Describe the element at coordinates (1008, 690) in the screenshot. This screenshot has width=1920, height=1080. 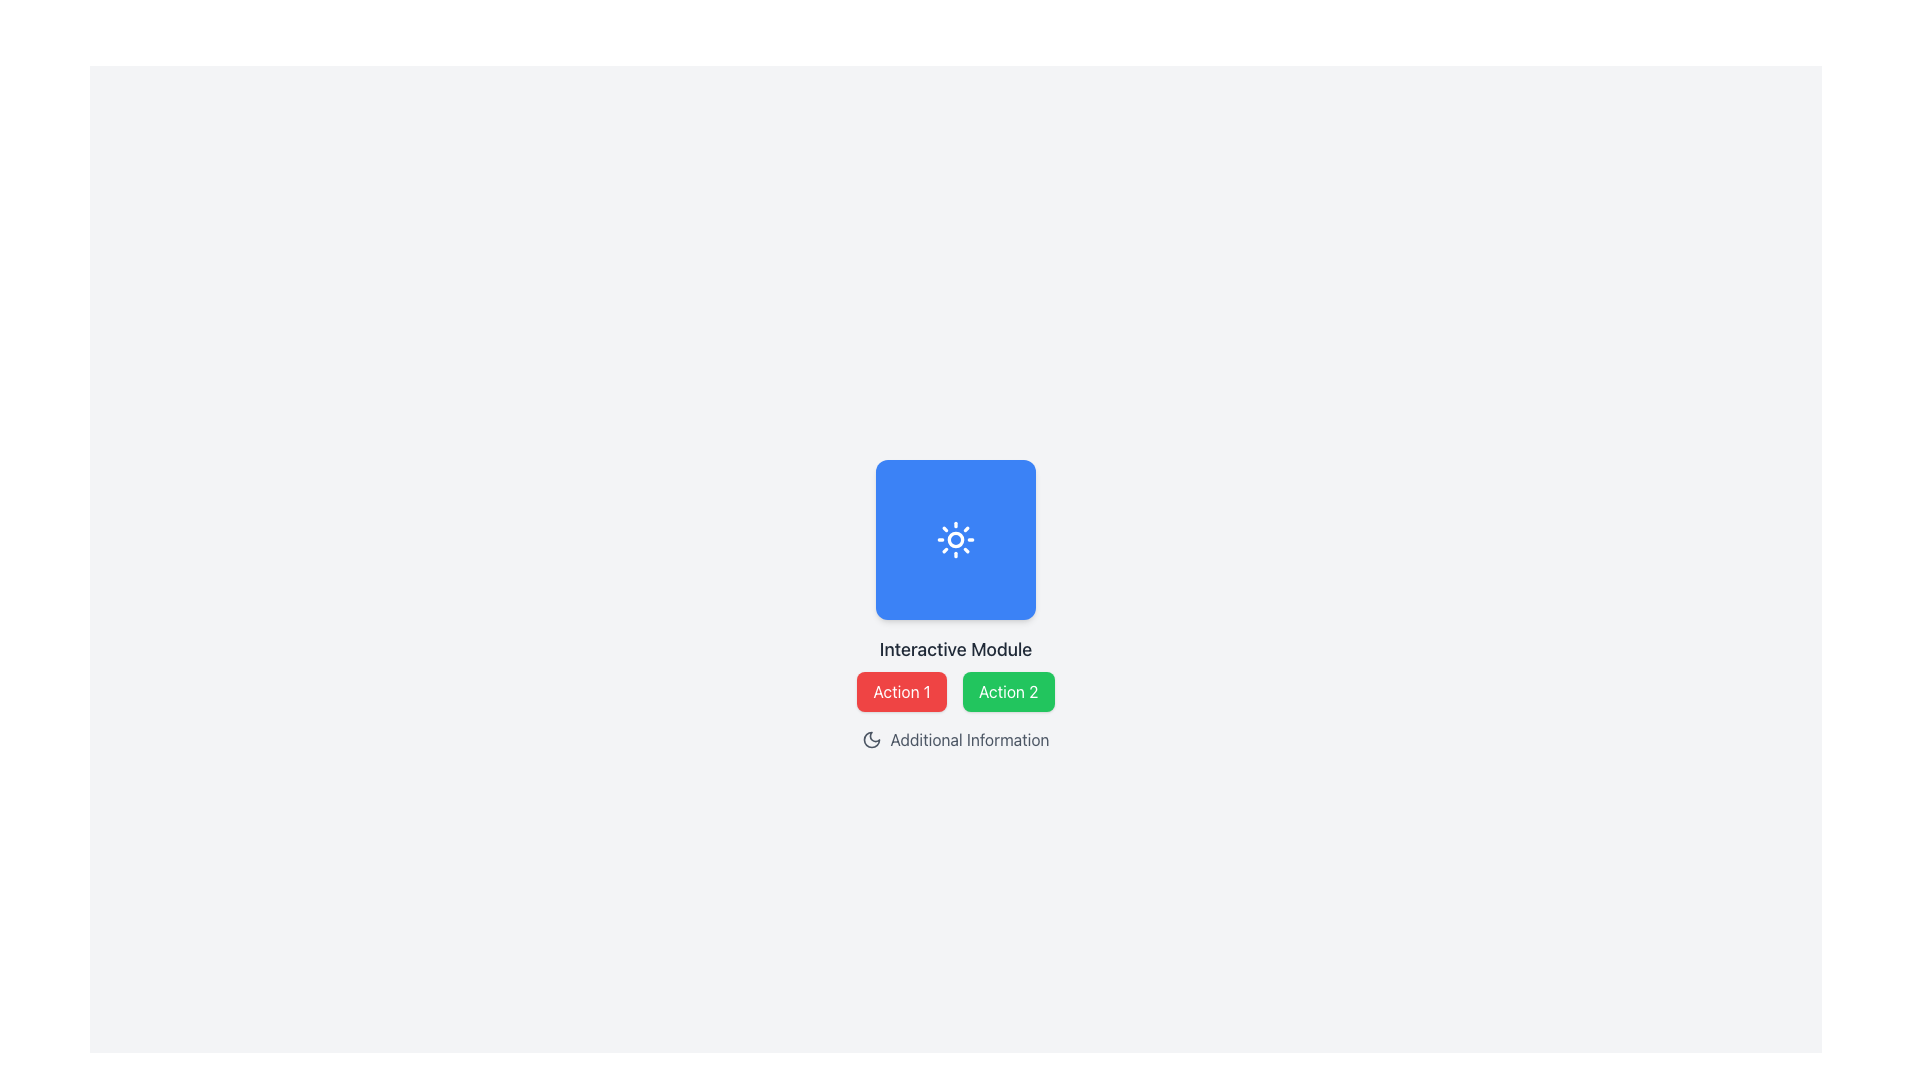
I see `the rectangular button labeled 'Action 2' with a green background to observe its hover effect` at that location.